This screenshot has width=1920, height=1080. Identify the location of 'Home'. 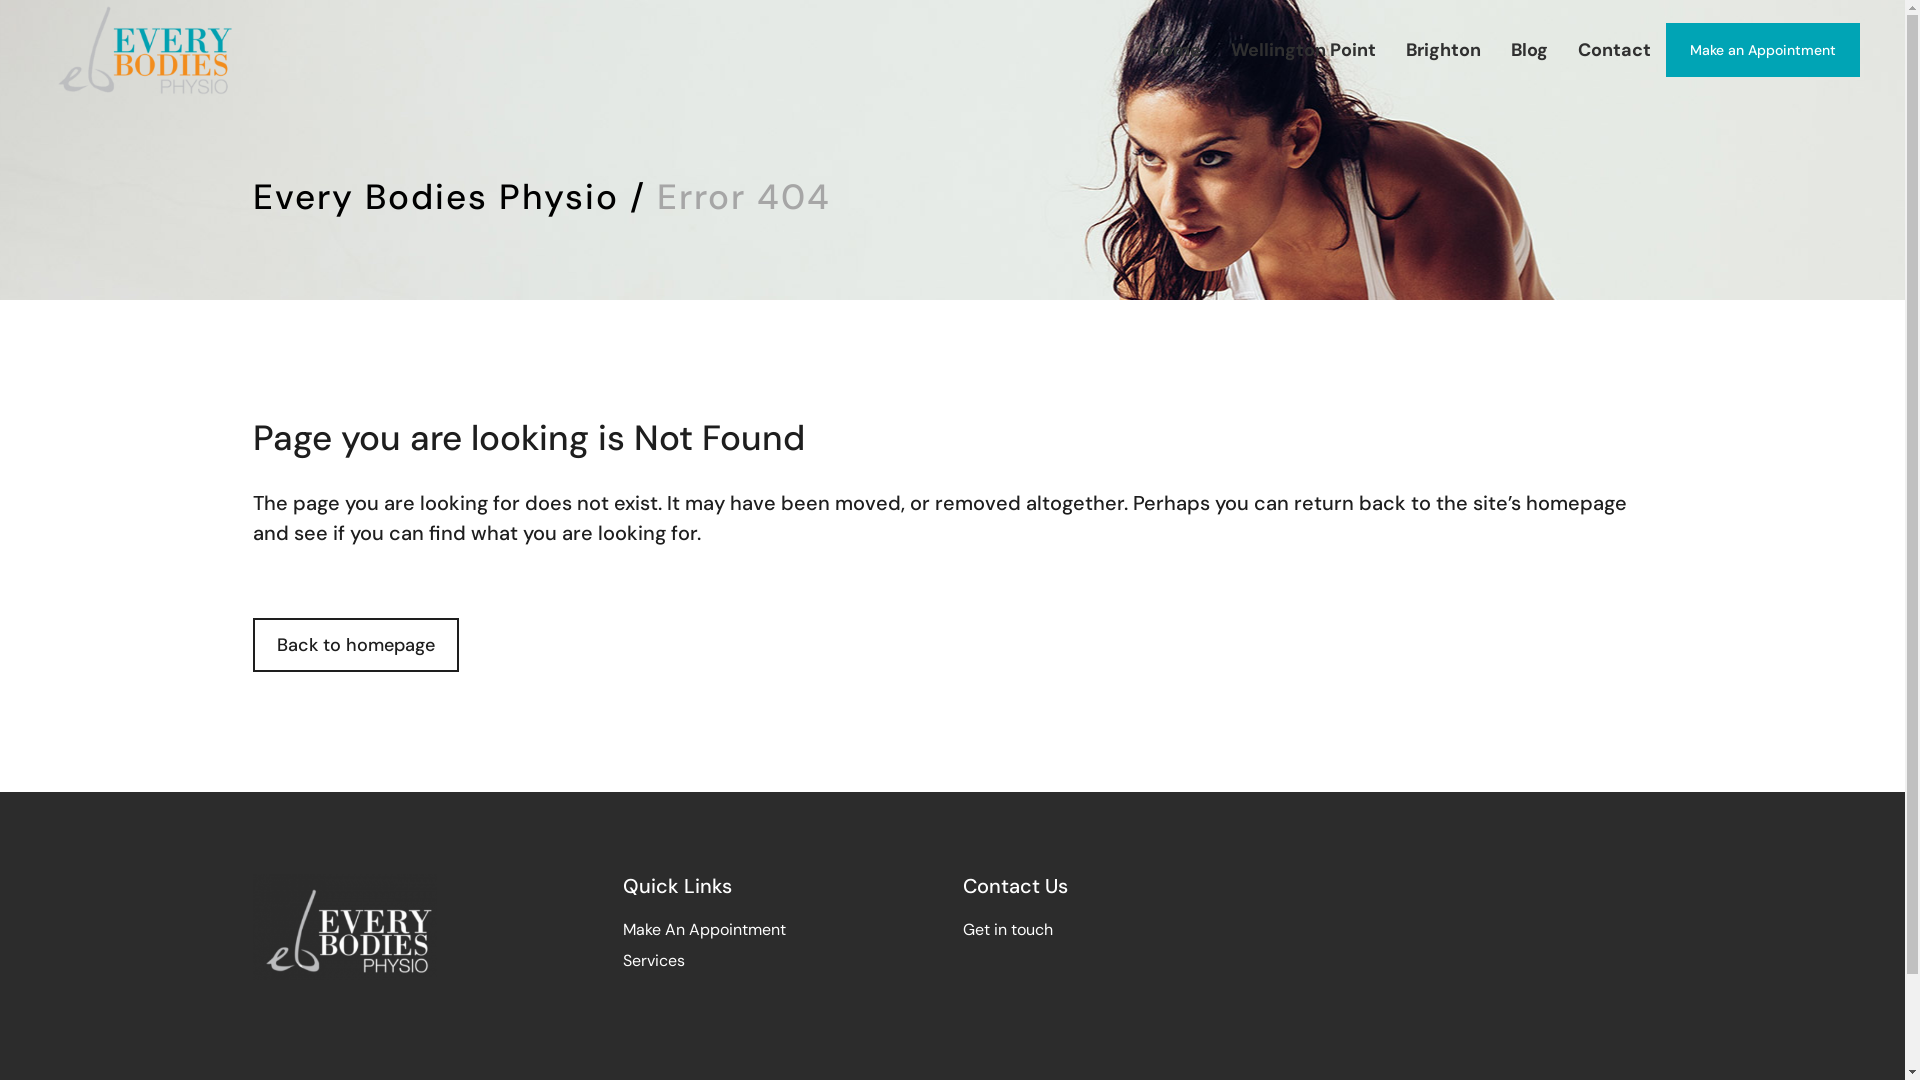
(1133, 49).